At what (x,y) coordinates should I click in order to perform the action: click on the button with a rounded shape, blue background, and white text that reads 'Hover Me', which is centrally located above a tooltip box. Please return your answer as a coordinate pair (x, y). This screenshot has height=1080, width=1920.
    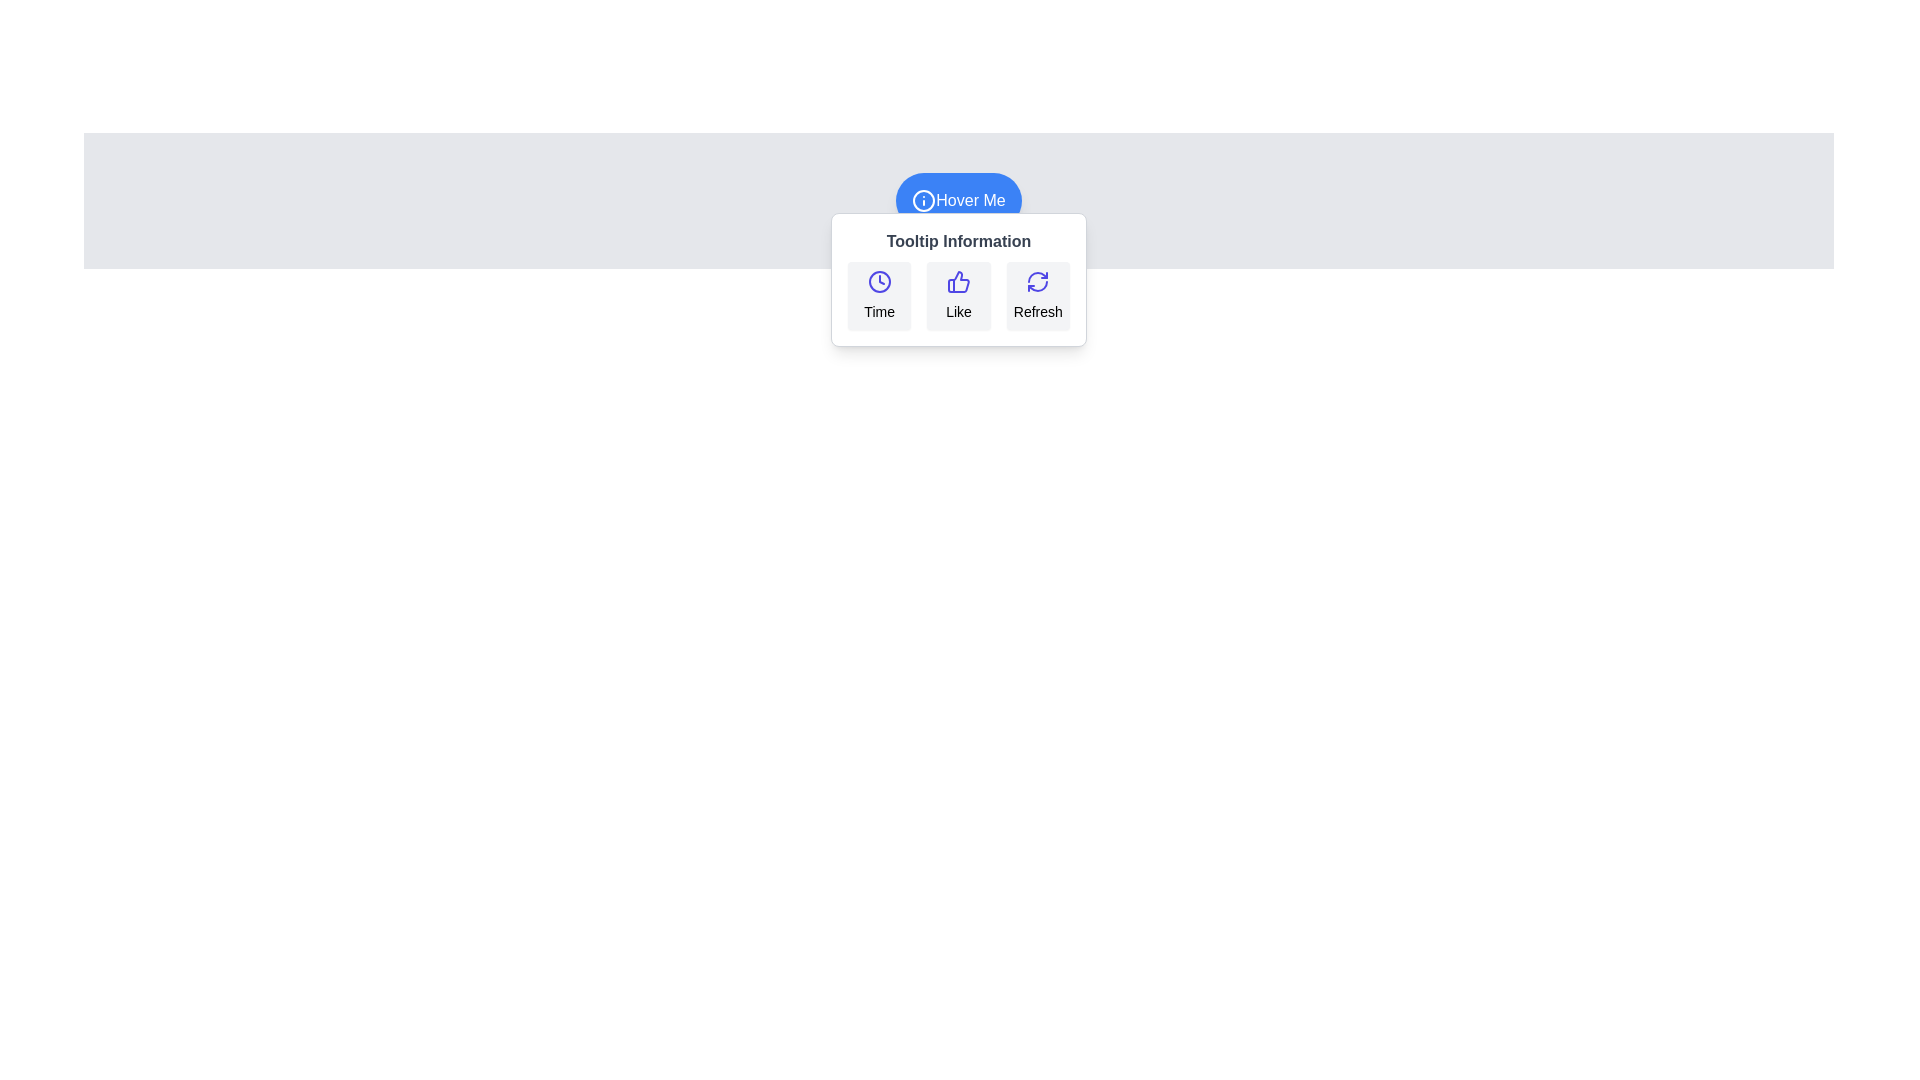
    Looking at the image, I should click on (958, 200).